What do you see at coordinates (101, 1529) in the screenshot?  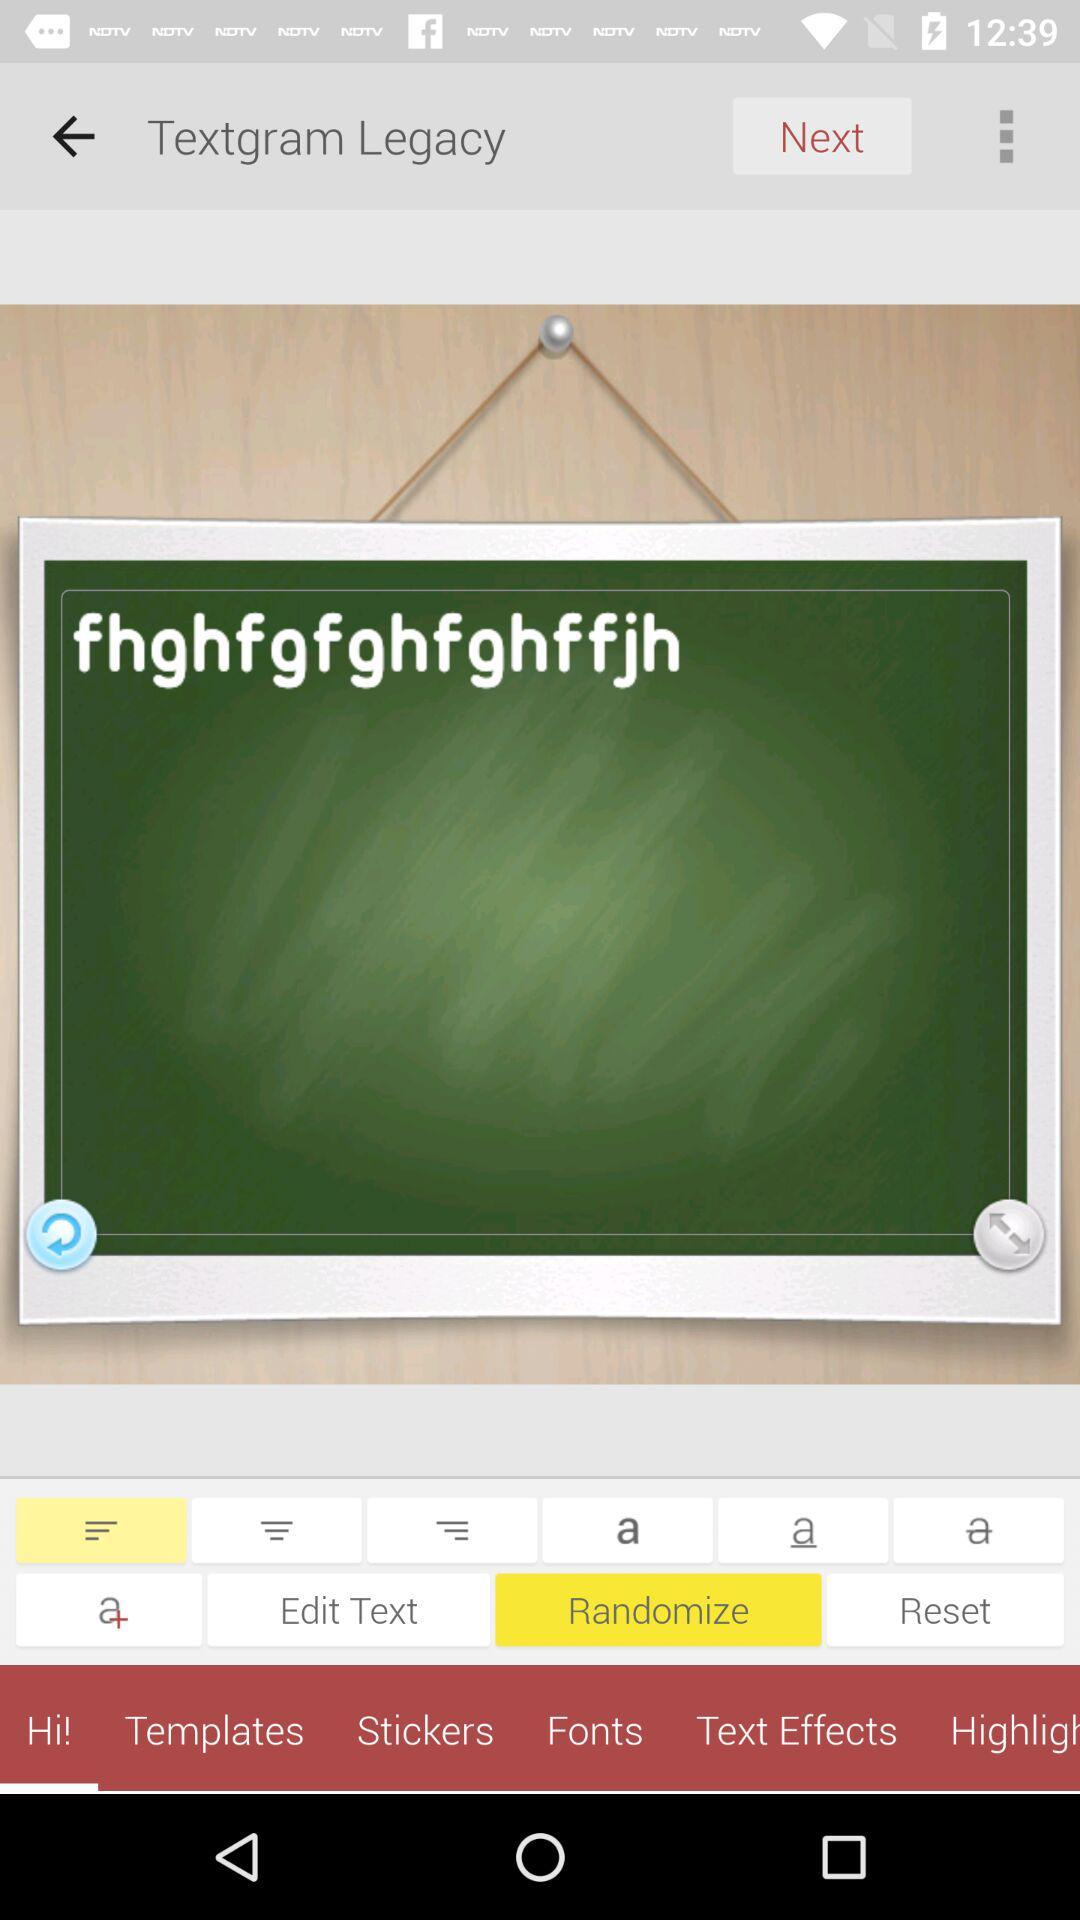 I see `change indentation` at bounding box center [101, 1529].